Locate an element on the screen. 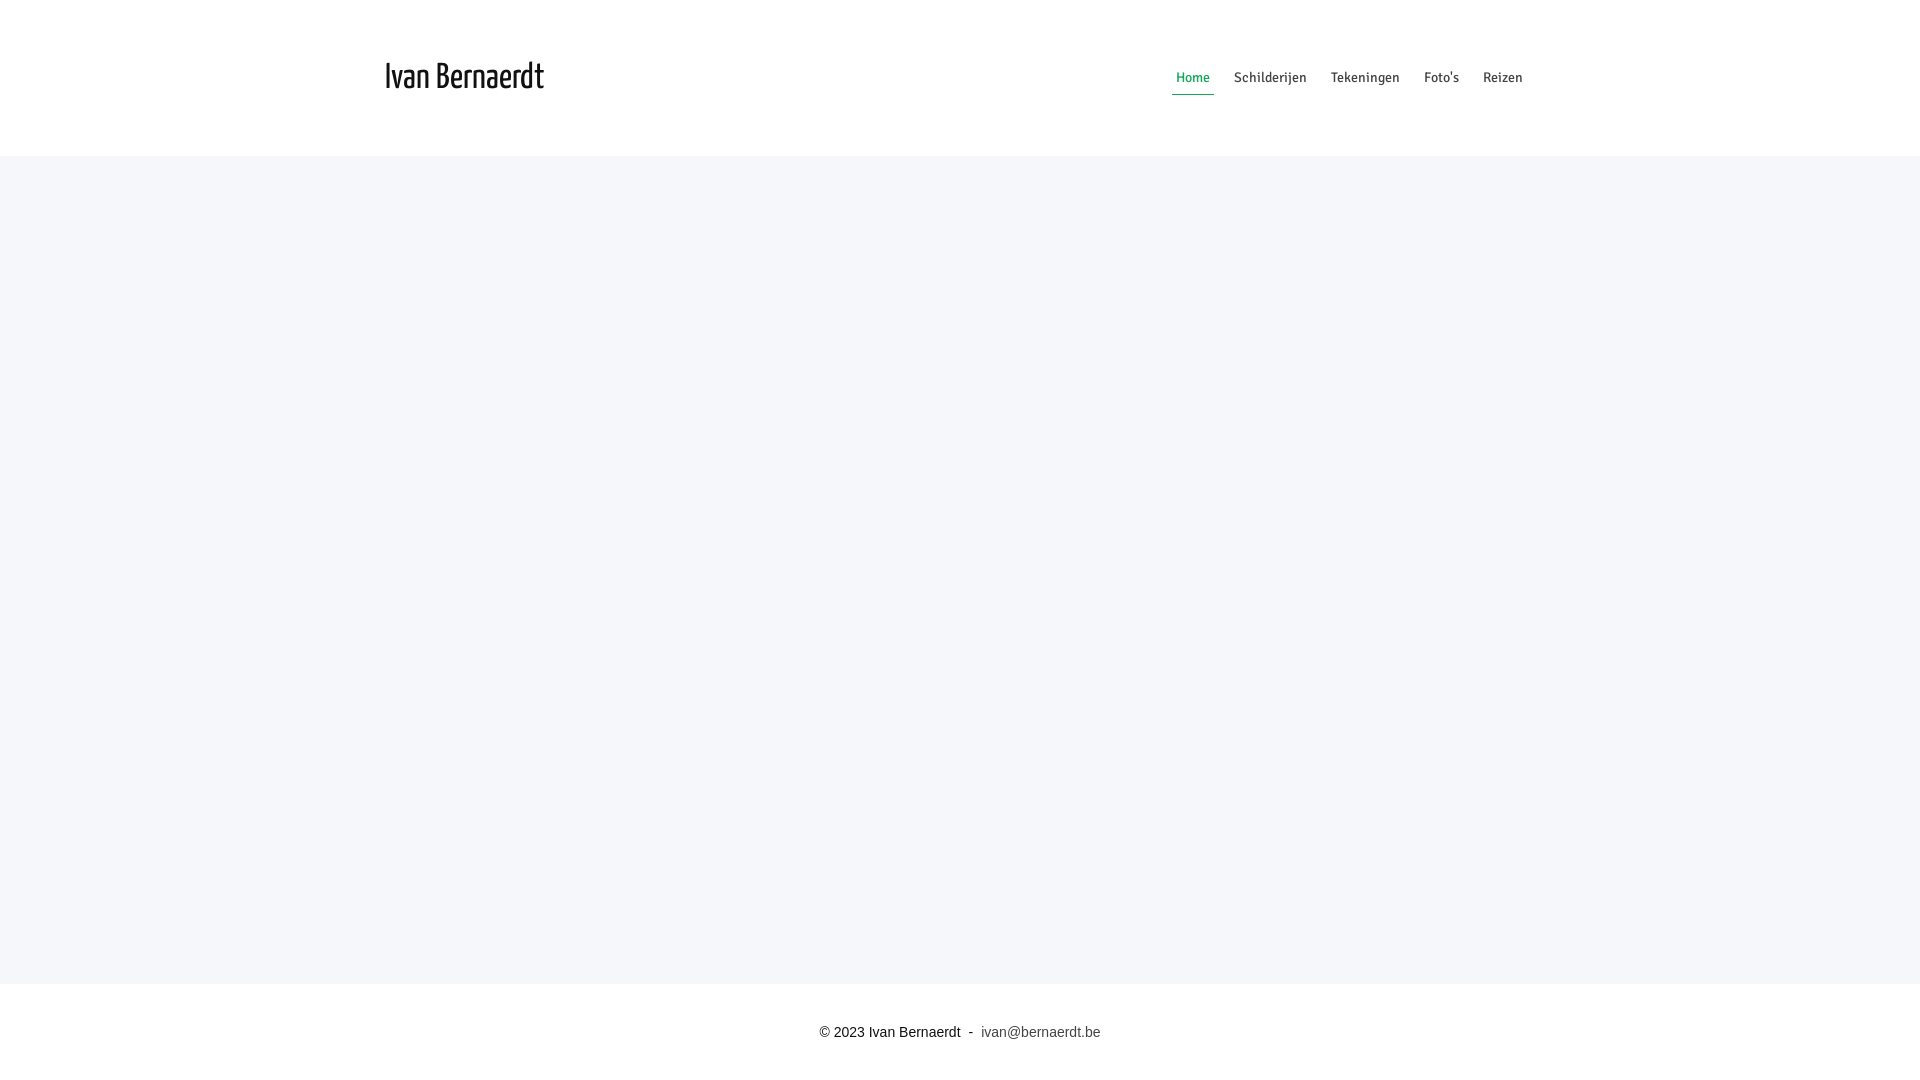 Image resolution: width=1920 pixels, height=1080 pixels. 'Foto's' is located at coordinates (1441, 76).